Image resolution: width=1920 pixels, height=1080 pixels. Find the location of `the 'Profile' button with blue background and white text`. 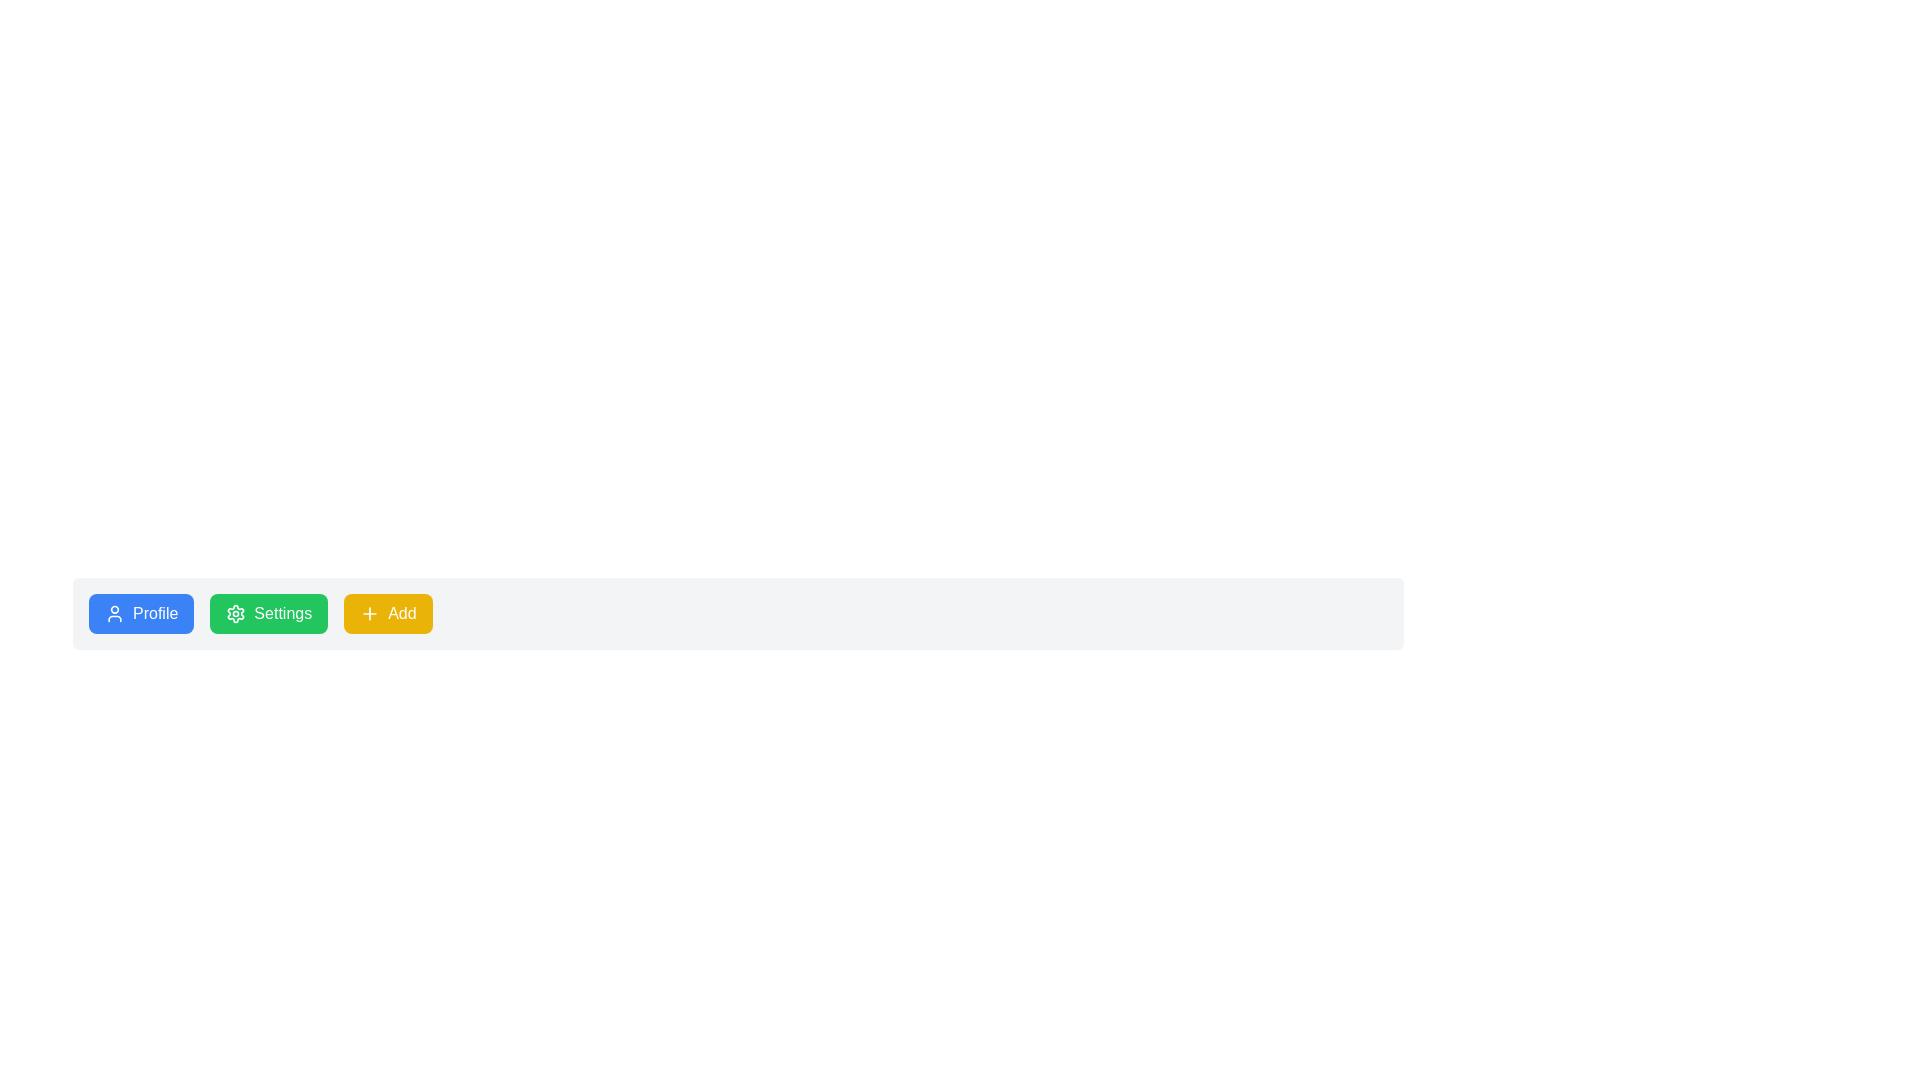

the 'Profile' button with blue background and white text is located at coordinates (140, 612).